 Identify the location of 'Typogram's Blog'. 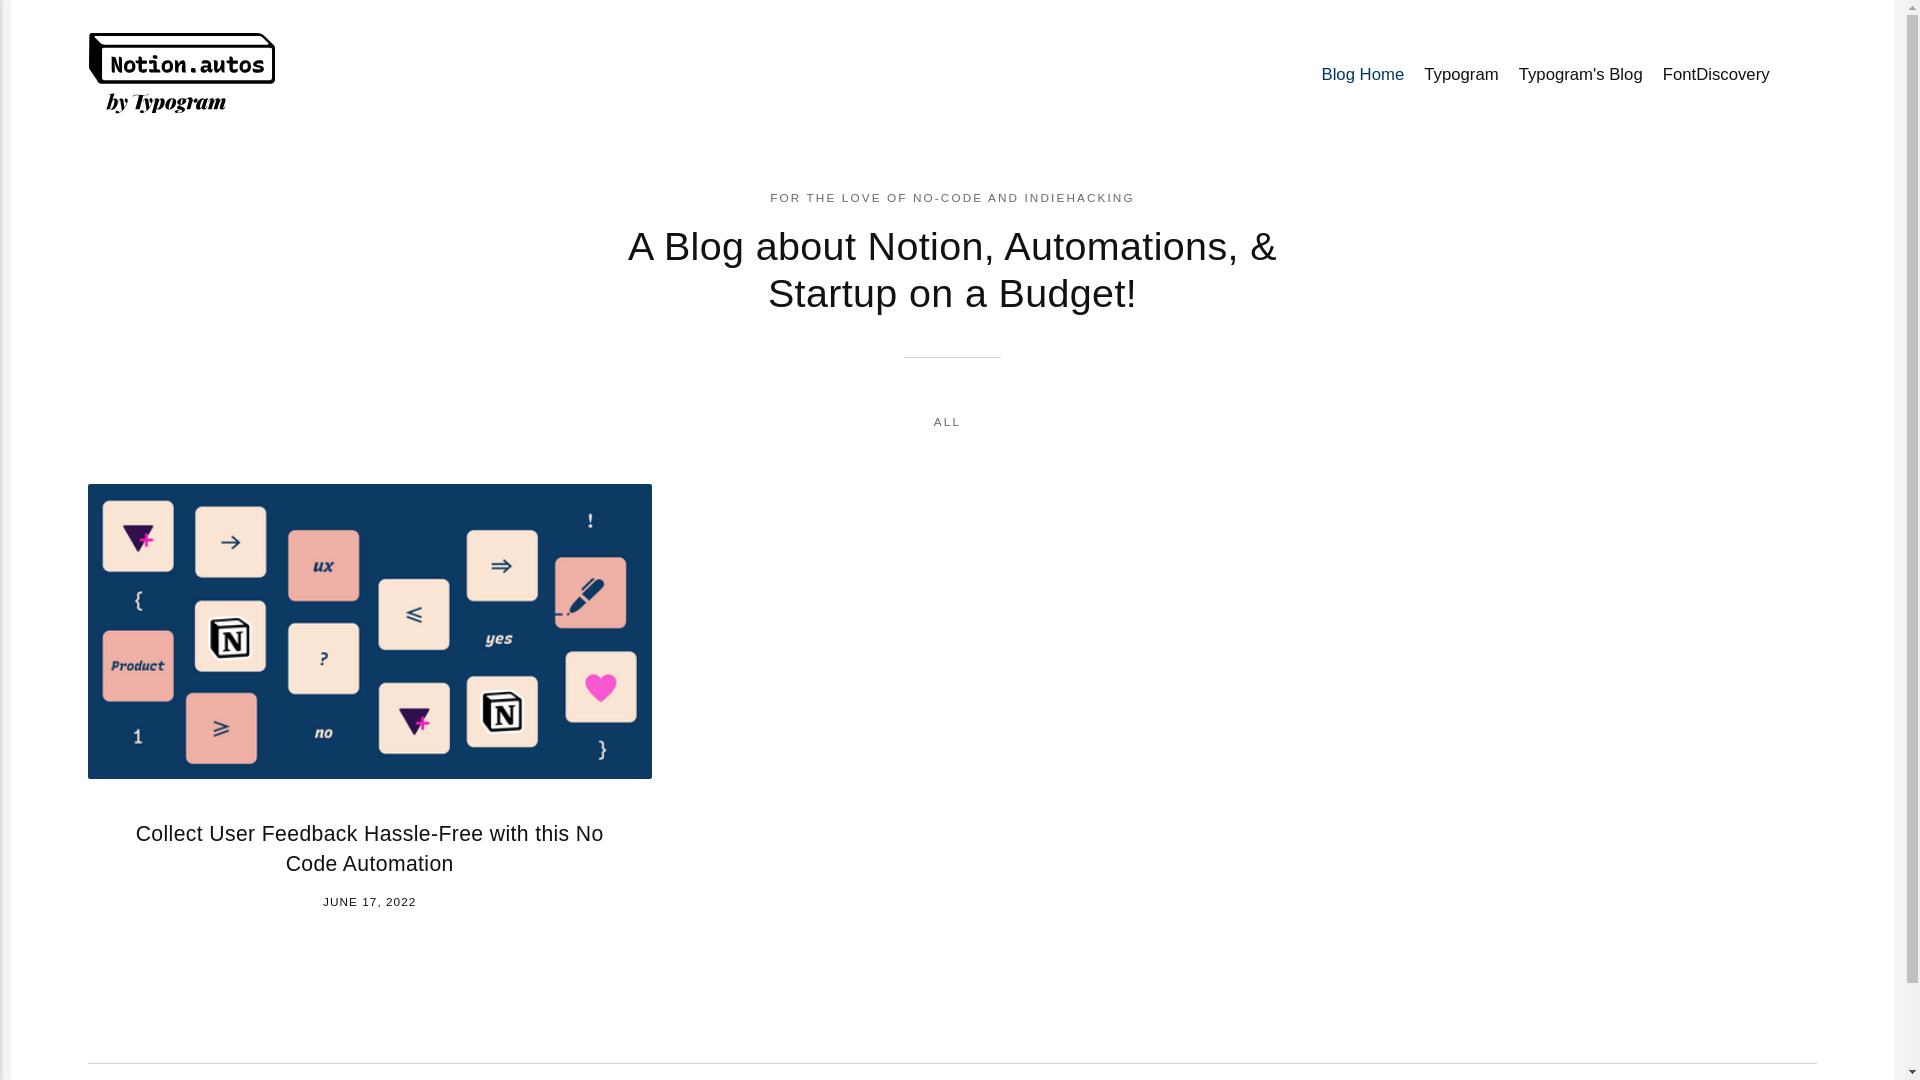
(1508, 74).